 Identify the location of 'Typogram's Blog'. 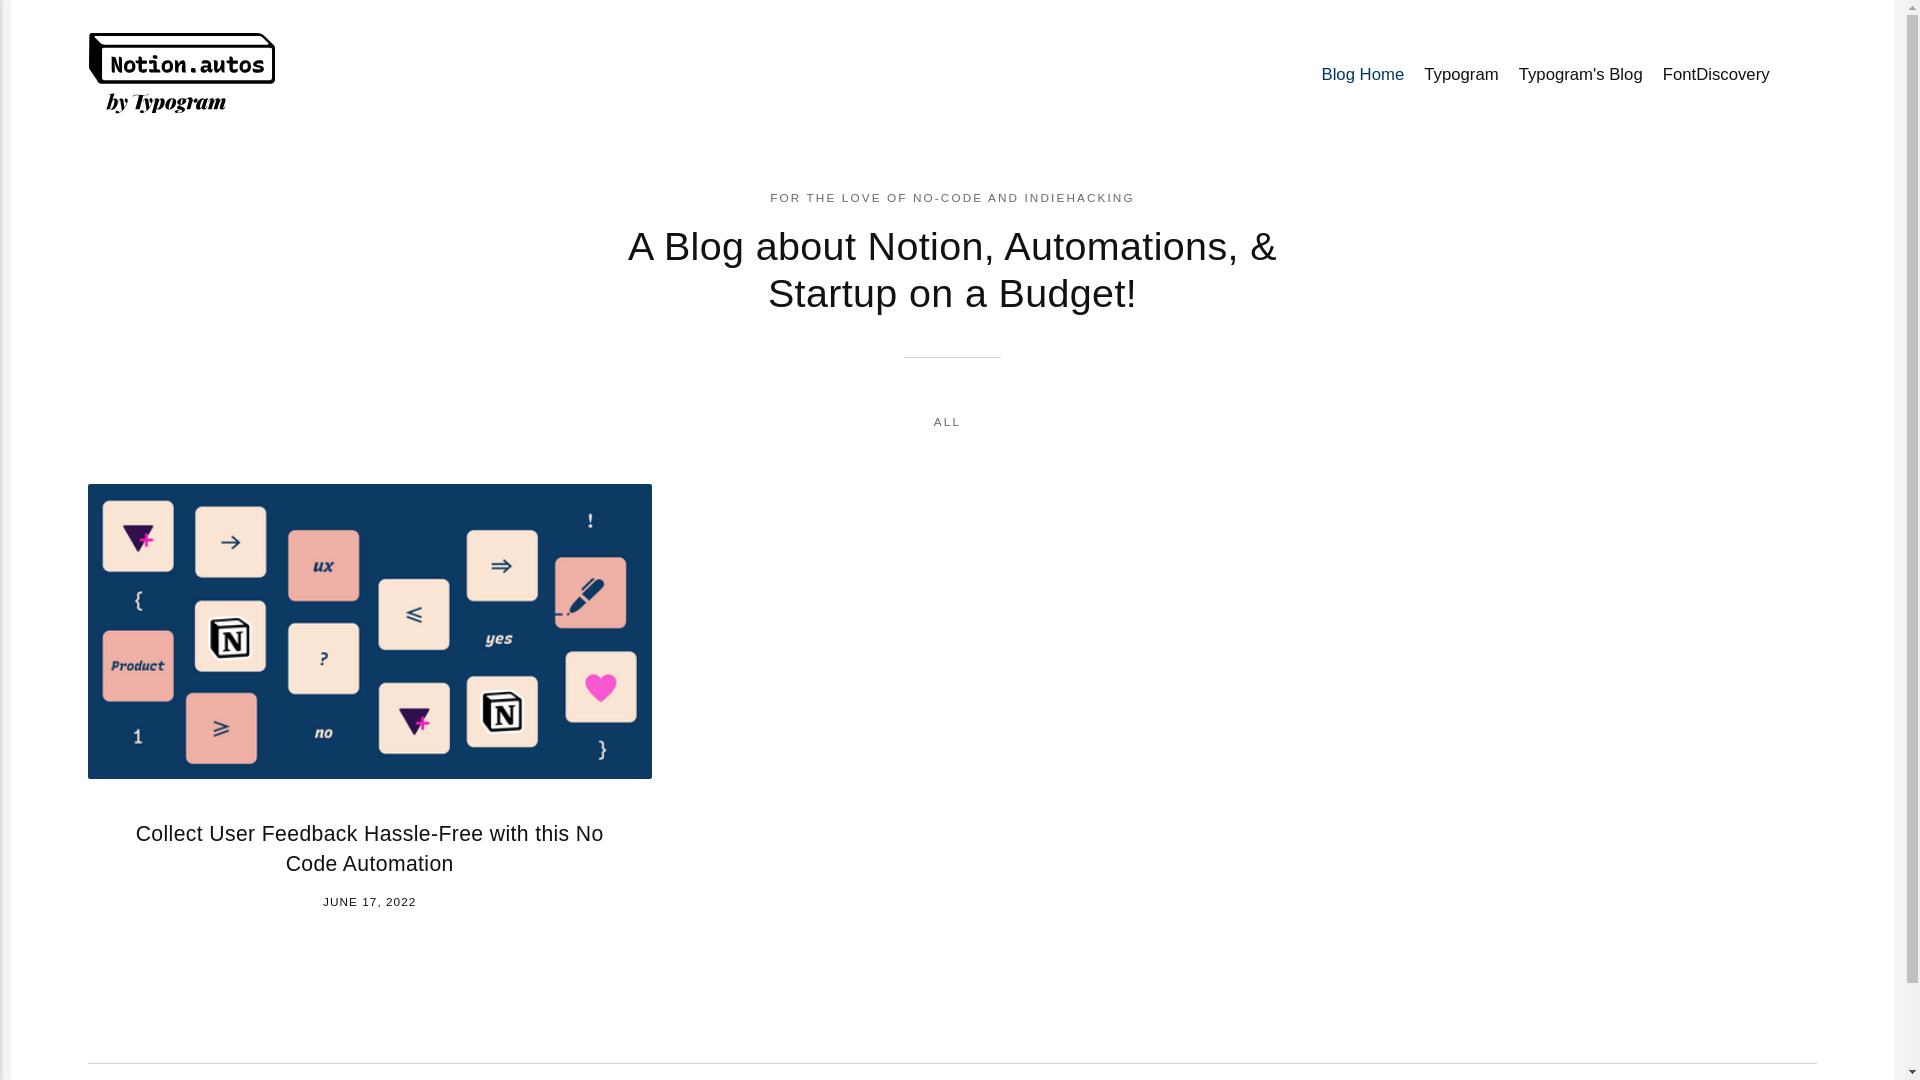
(1508, 74).